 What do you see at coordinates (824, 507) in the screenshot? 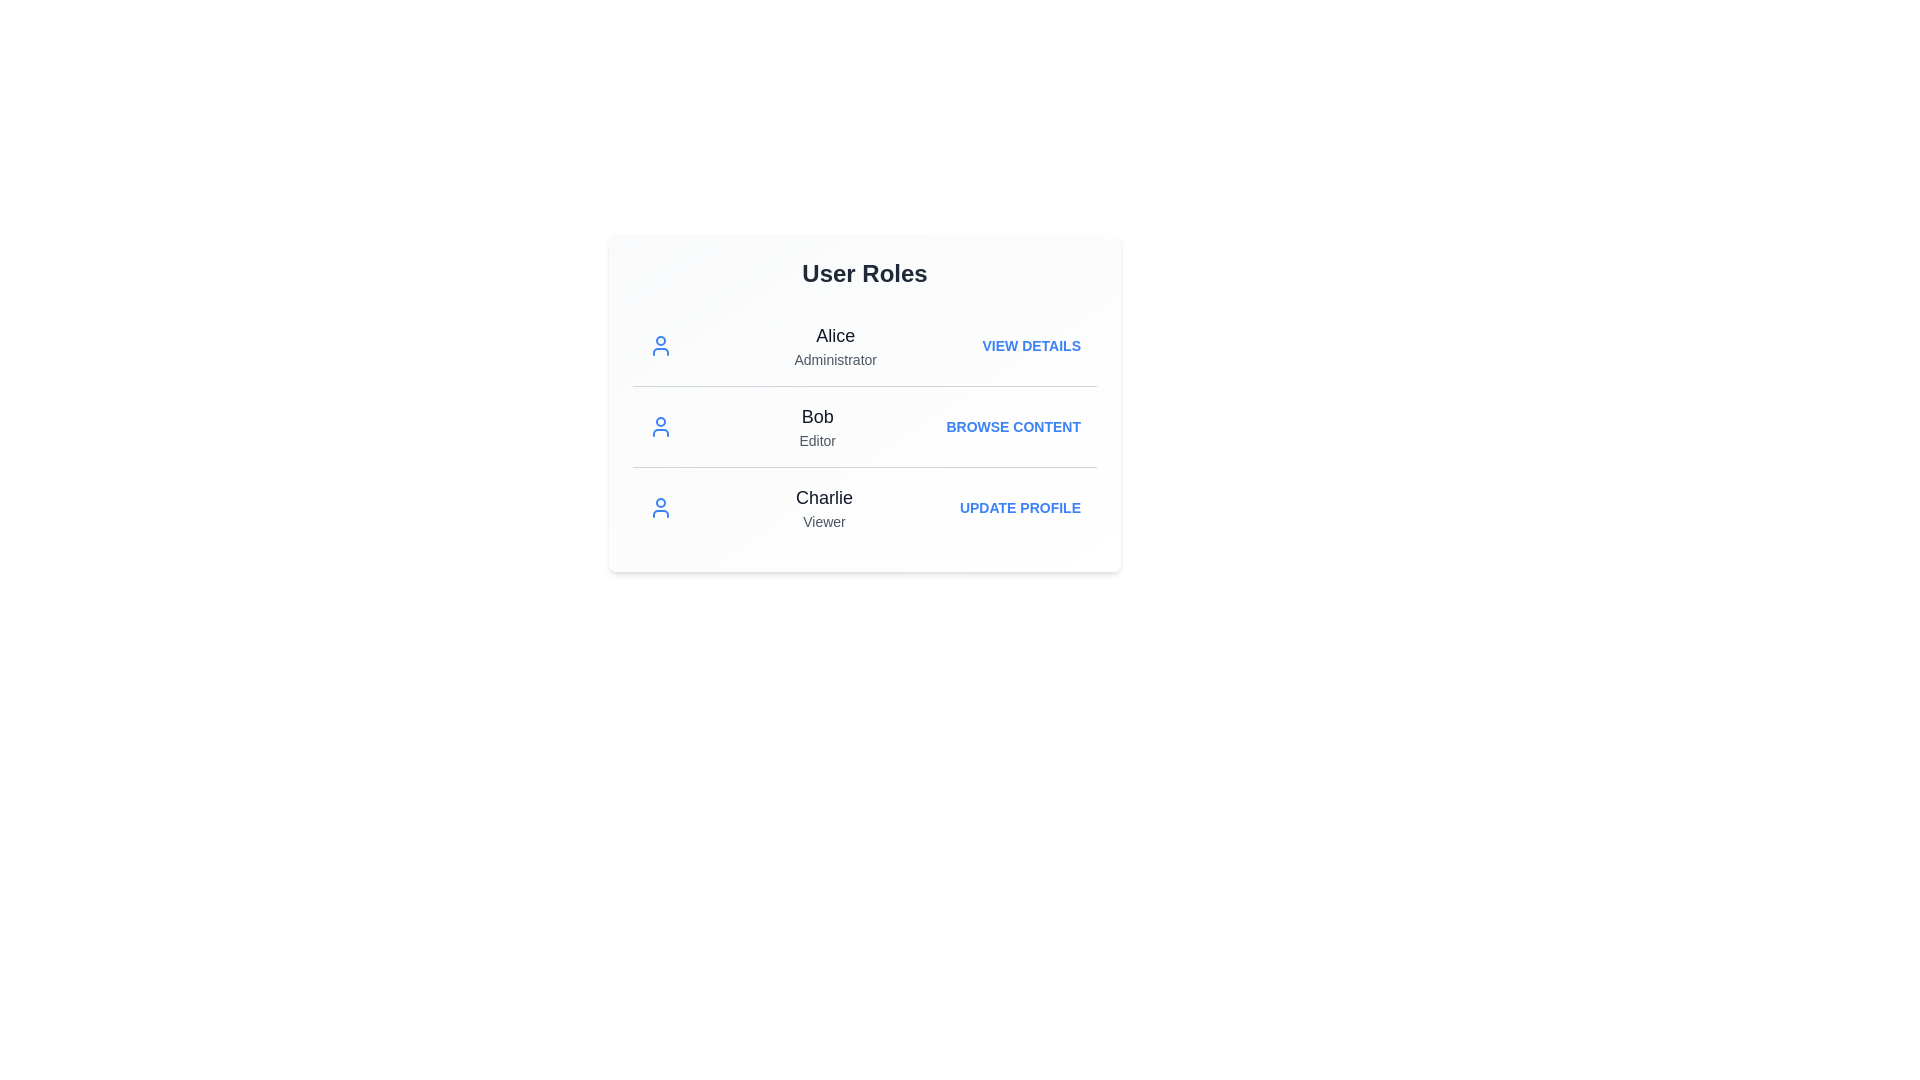
I see `the Text display element containing 'Charlie' and 'Viewer', which is the third component in the user role list` at bounding box center [824, 507].